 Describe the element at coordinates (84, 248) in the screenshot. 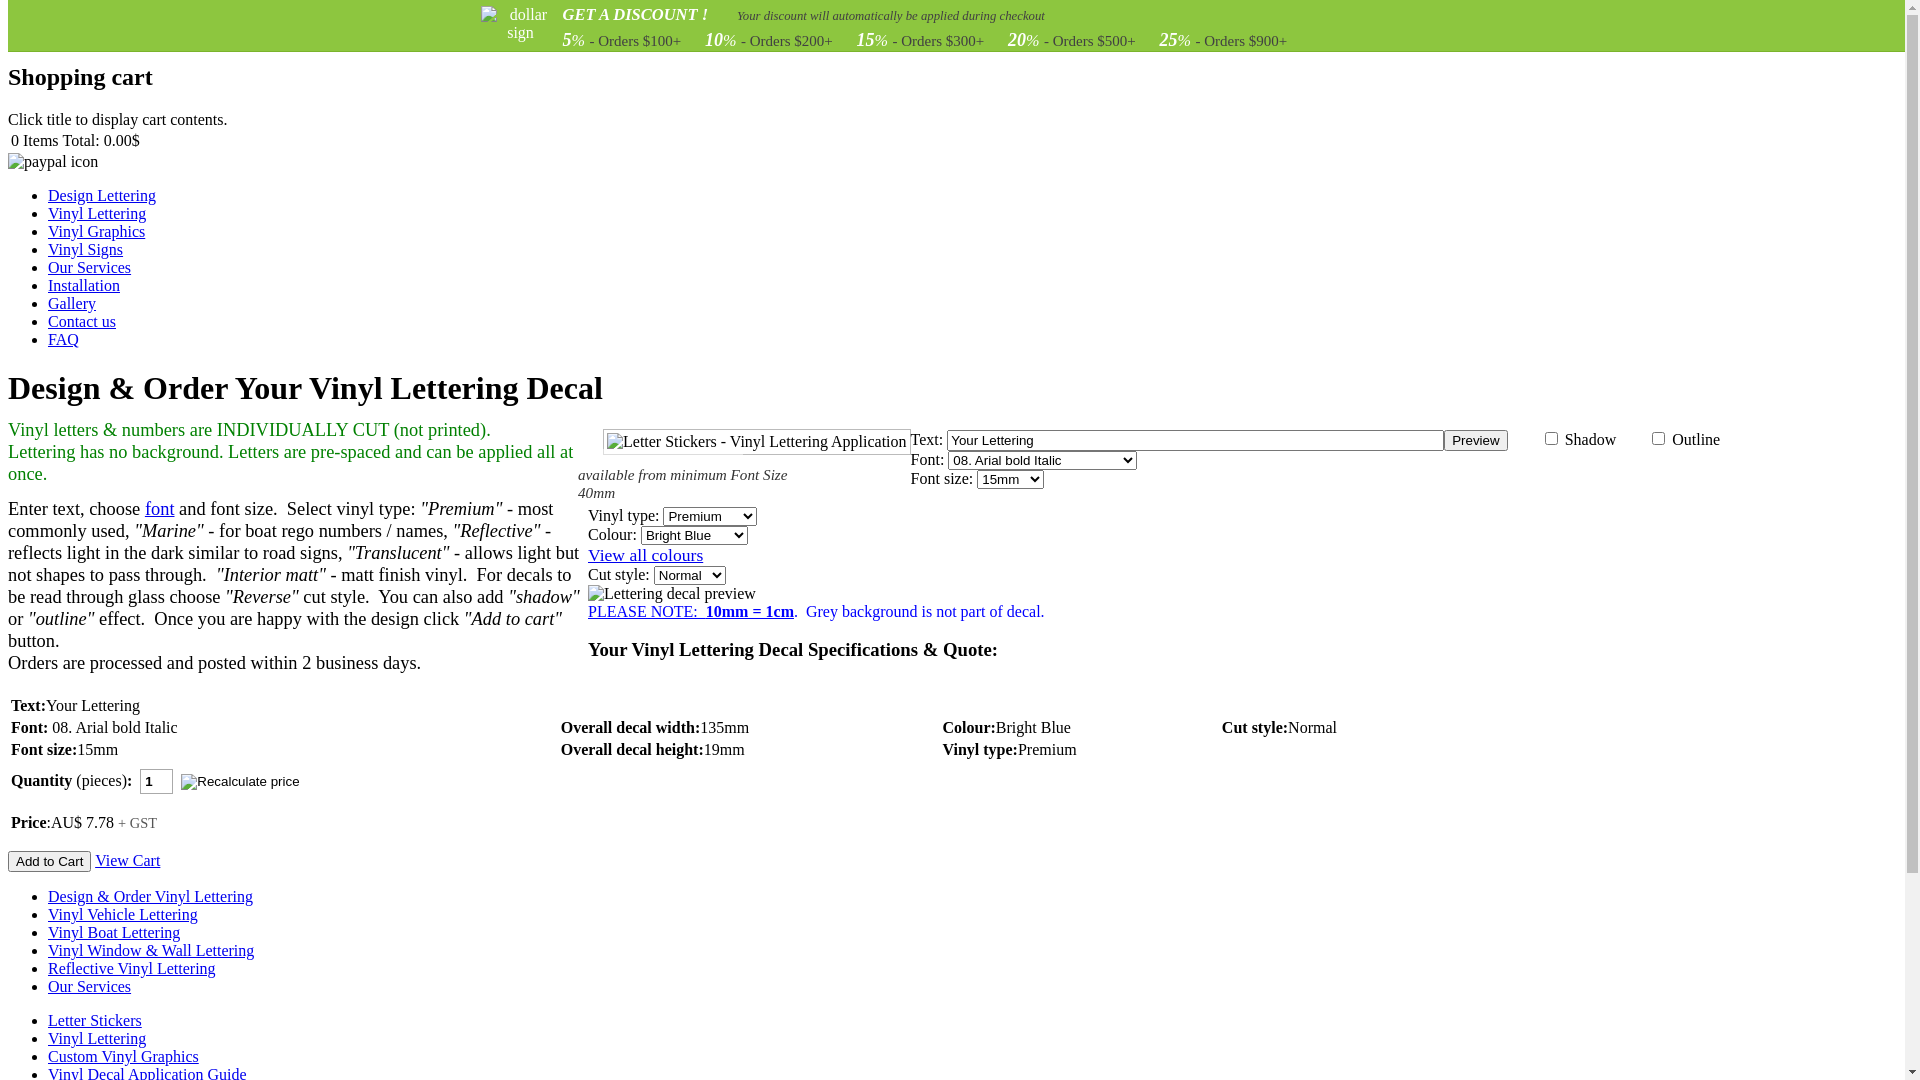

I see `'Vinyl Signs'` at that location.